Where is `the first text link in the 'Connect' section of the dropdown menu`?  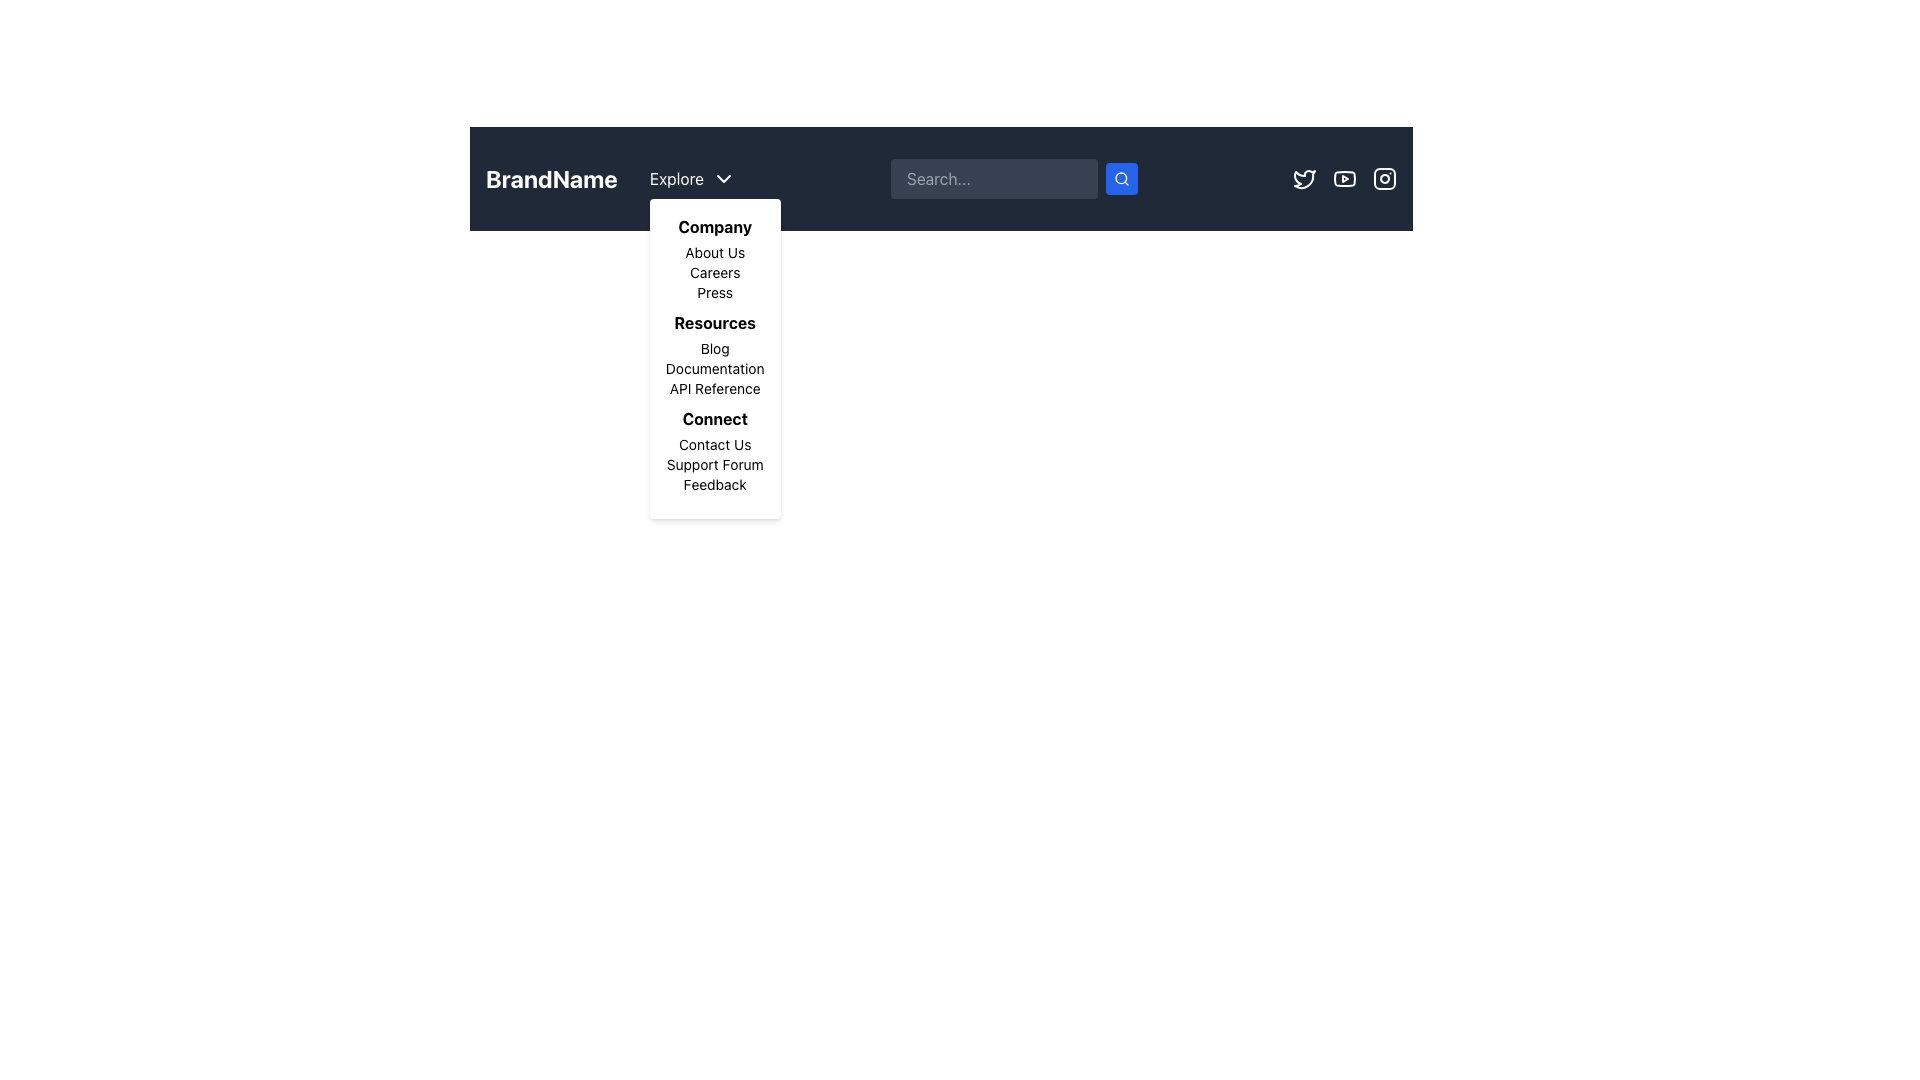 the first text link in the 'Connect' section of the dropdown menu is located at coordinates (715, 443).